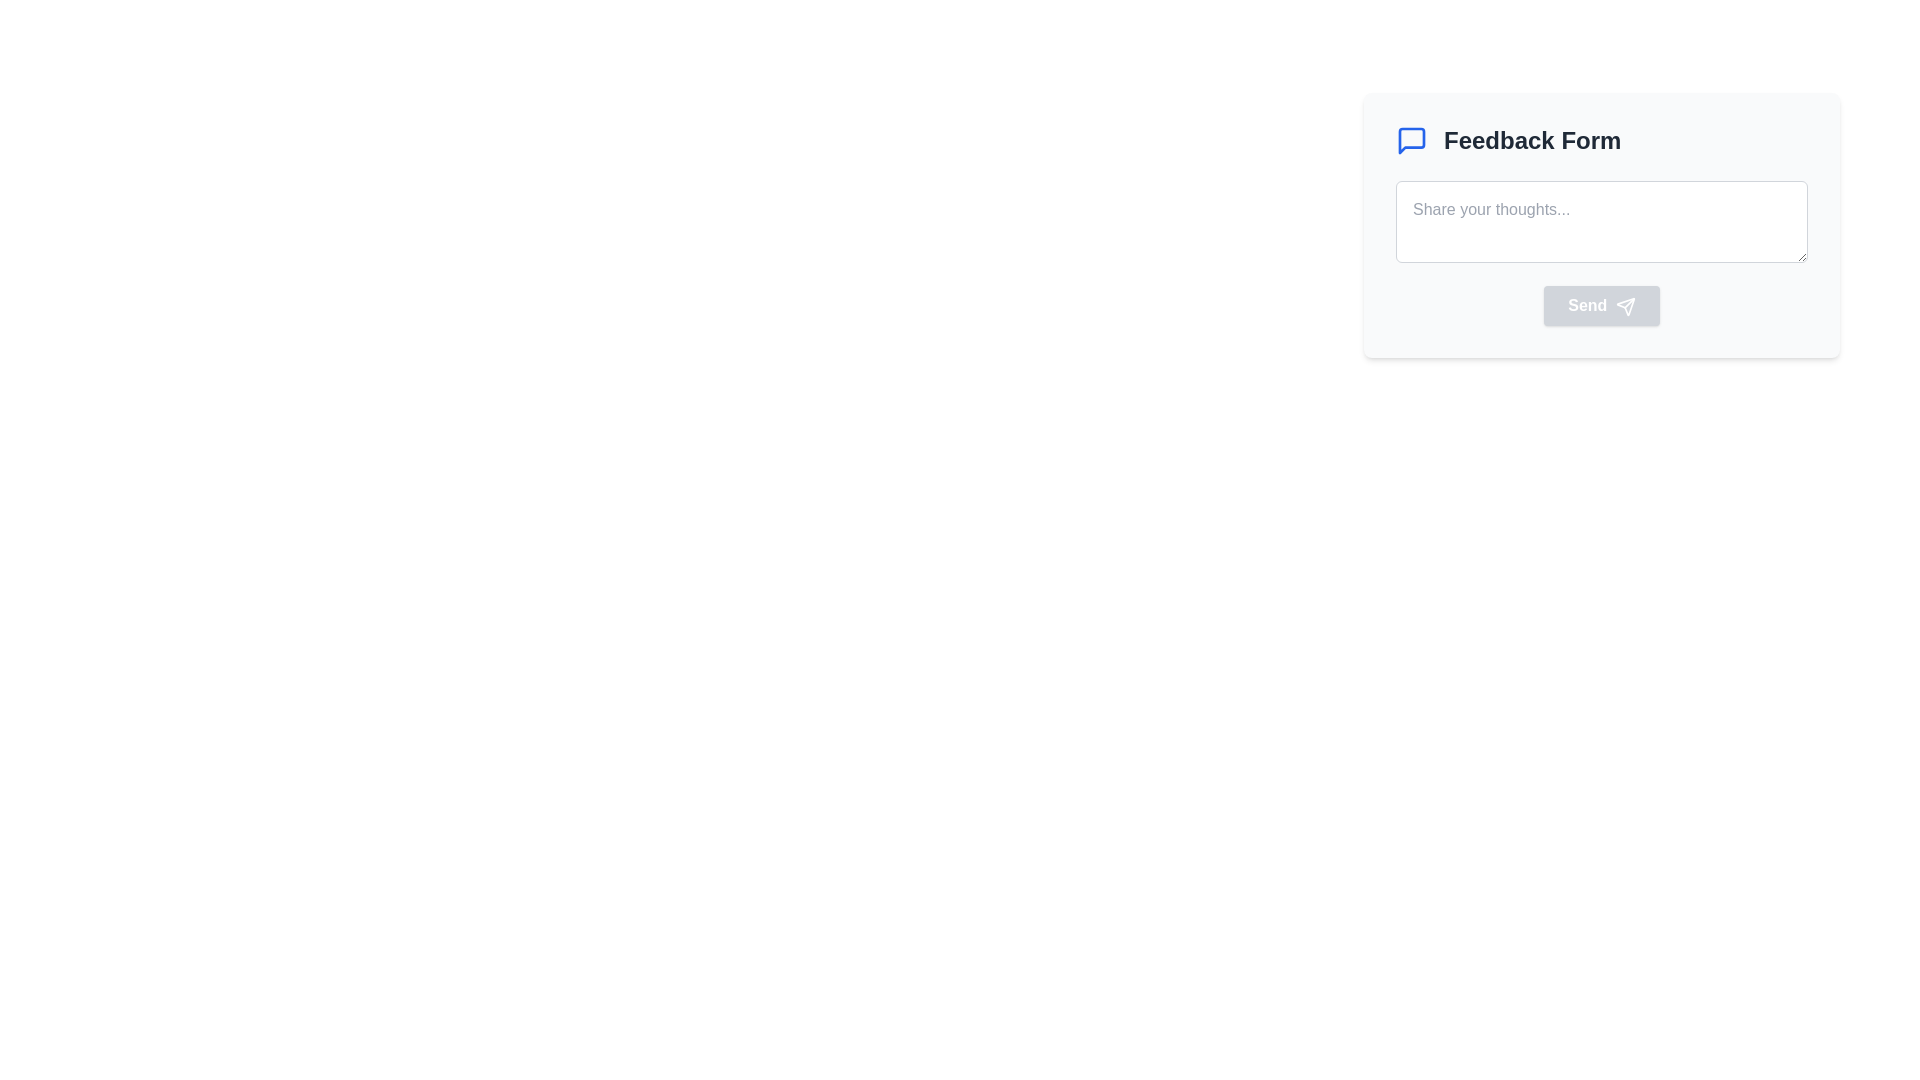 The image size is (1920, 1080). What do you see at coordinates (1531, 140) in the screenshot?
I see `the 'Feedback Form' text label, which is prominently displayed in a bold and large font, located on the right side of the interface within a card-like section` at bounding box center [1531, 140].